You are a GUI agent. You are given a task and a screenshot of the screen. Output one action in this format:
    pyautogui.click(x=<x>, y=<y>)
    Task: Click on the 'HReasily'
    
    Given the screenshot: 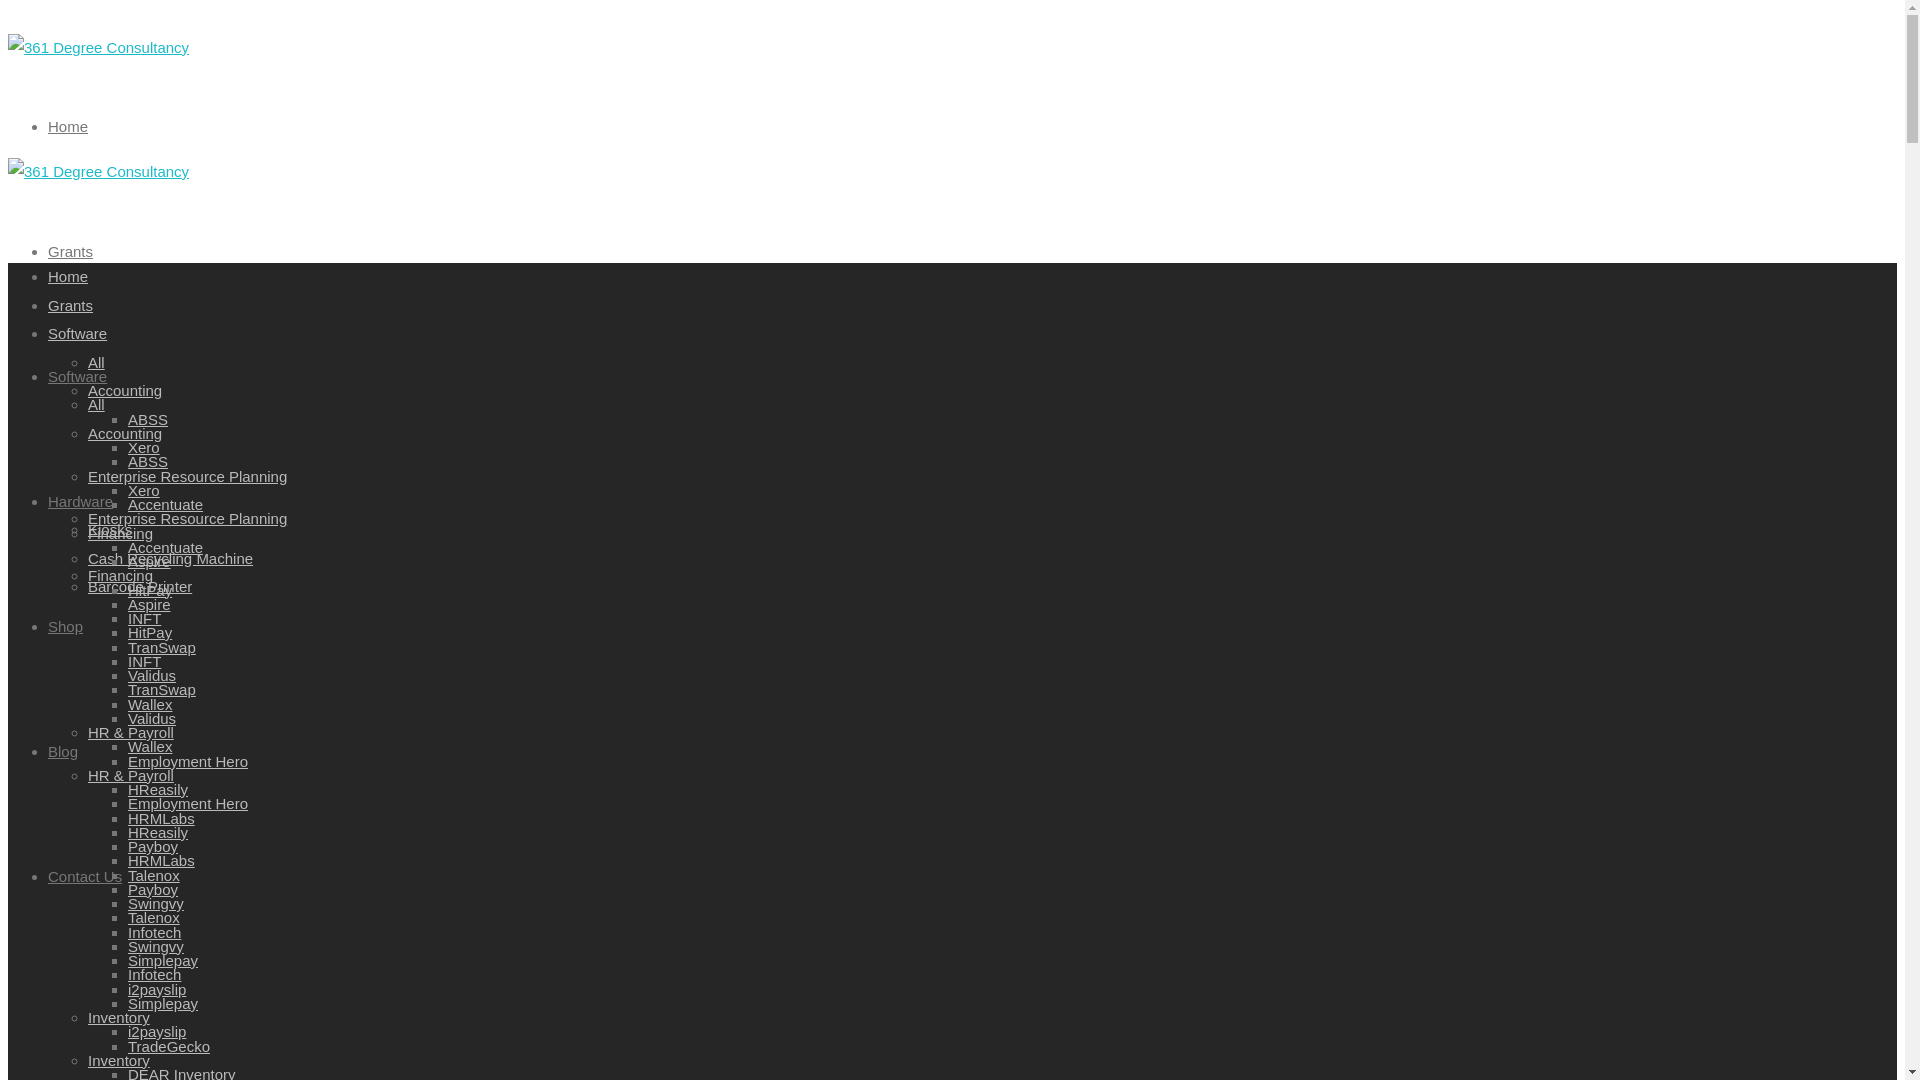 What is the action you would take?
    pyautogui.click(x=157, y=832)
    